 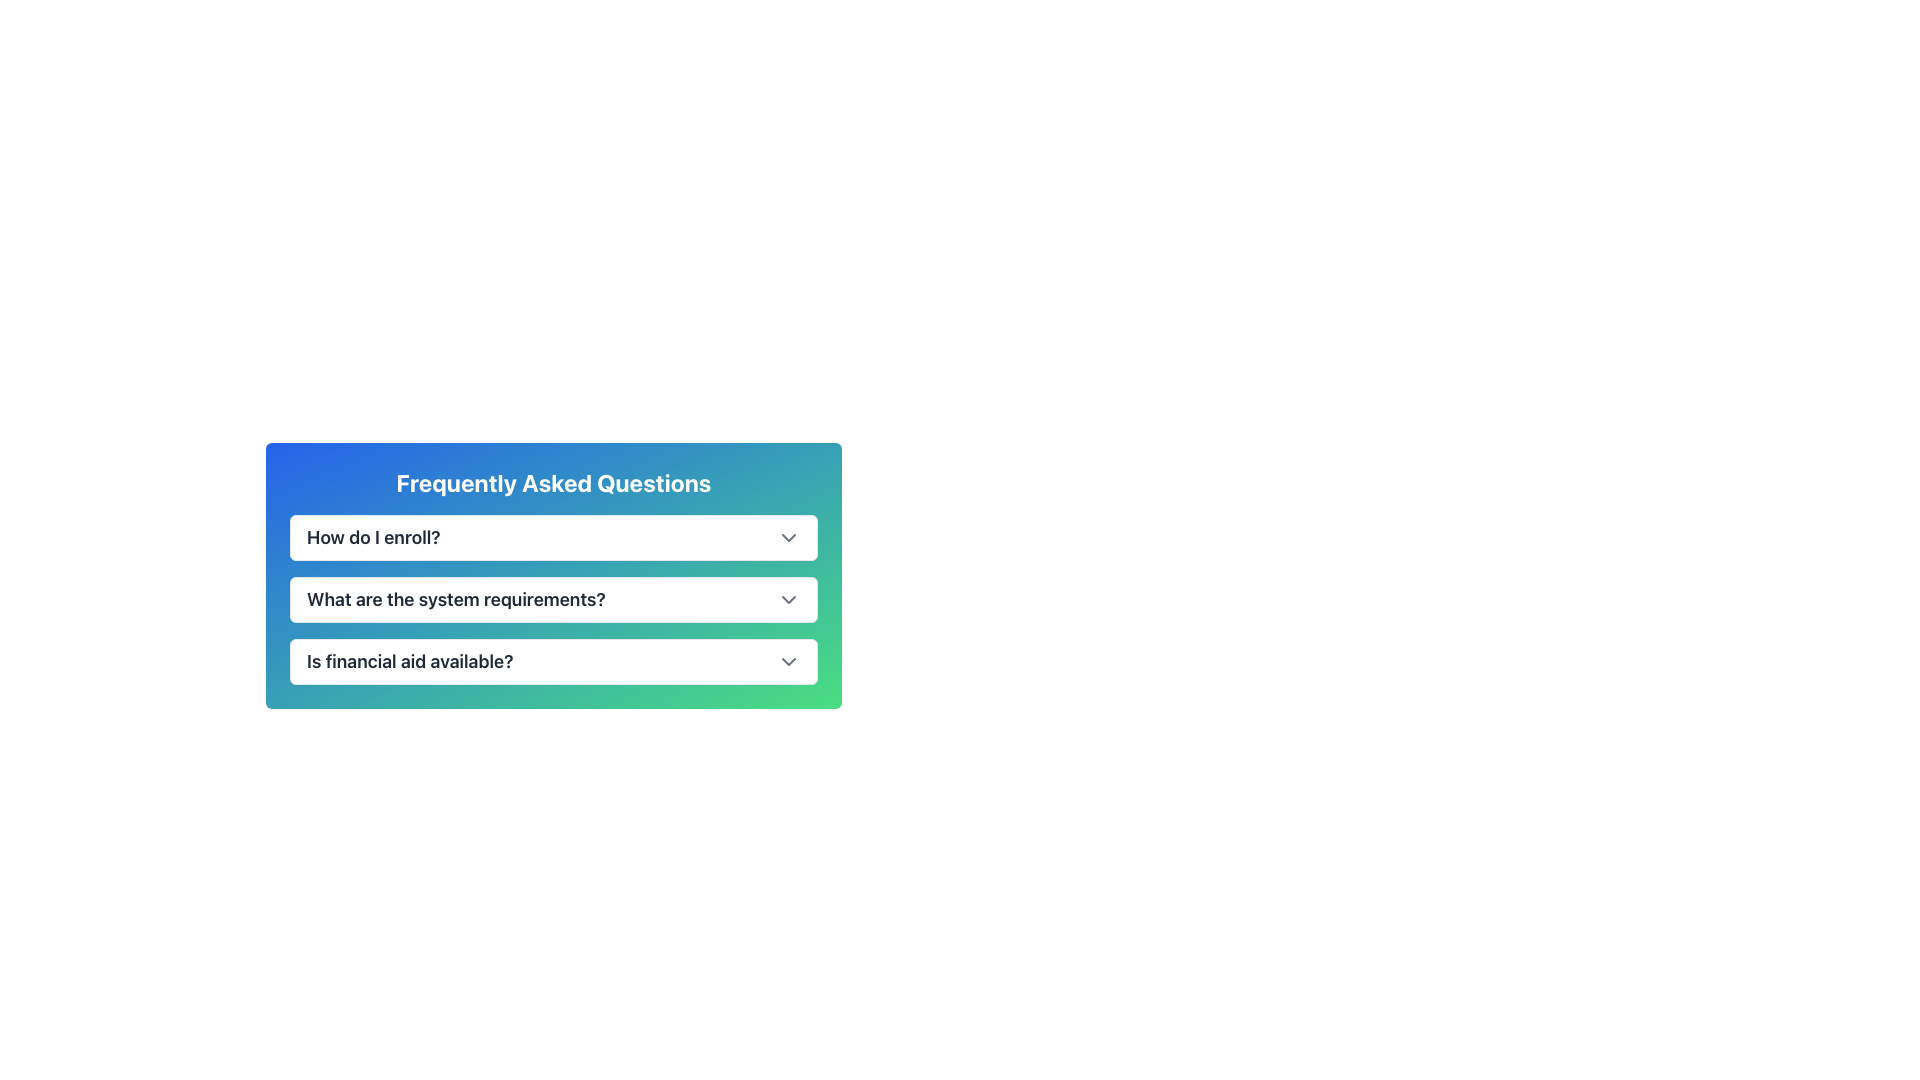 I want to click on text displaying the question 'Is financial aid available?' which is styled in bold and large font, located at the bottom of the Frequently Asked Questions list, so click(x=409, y=662).